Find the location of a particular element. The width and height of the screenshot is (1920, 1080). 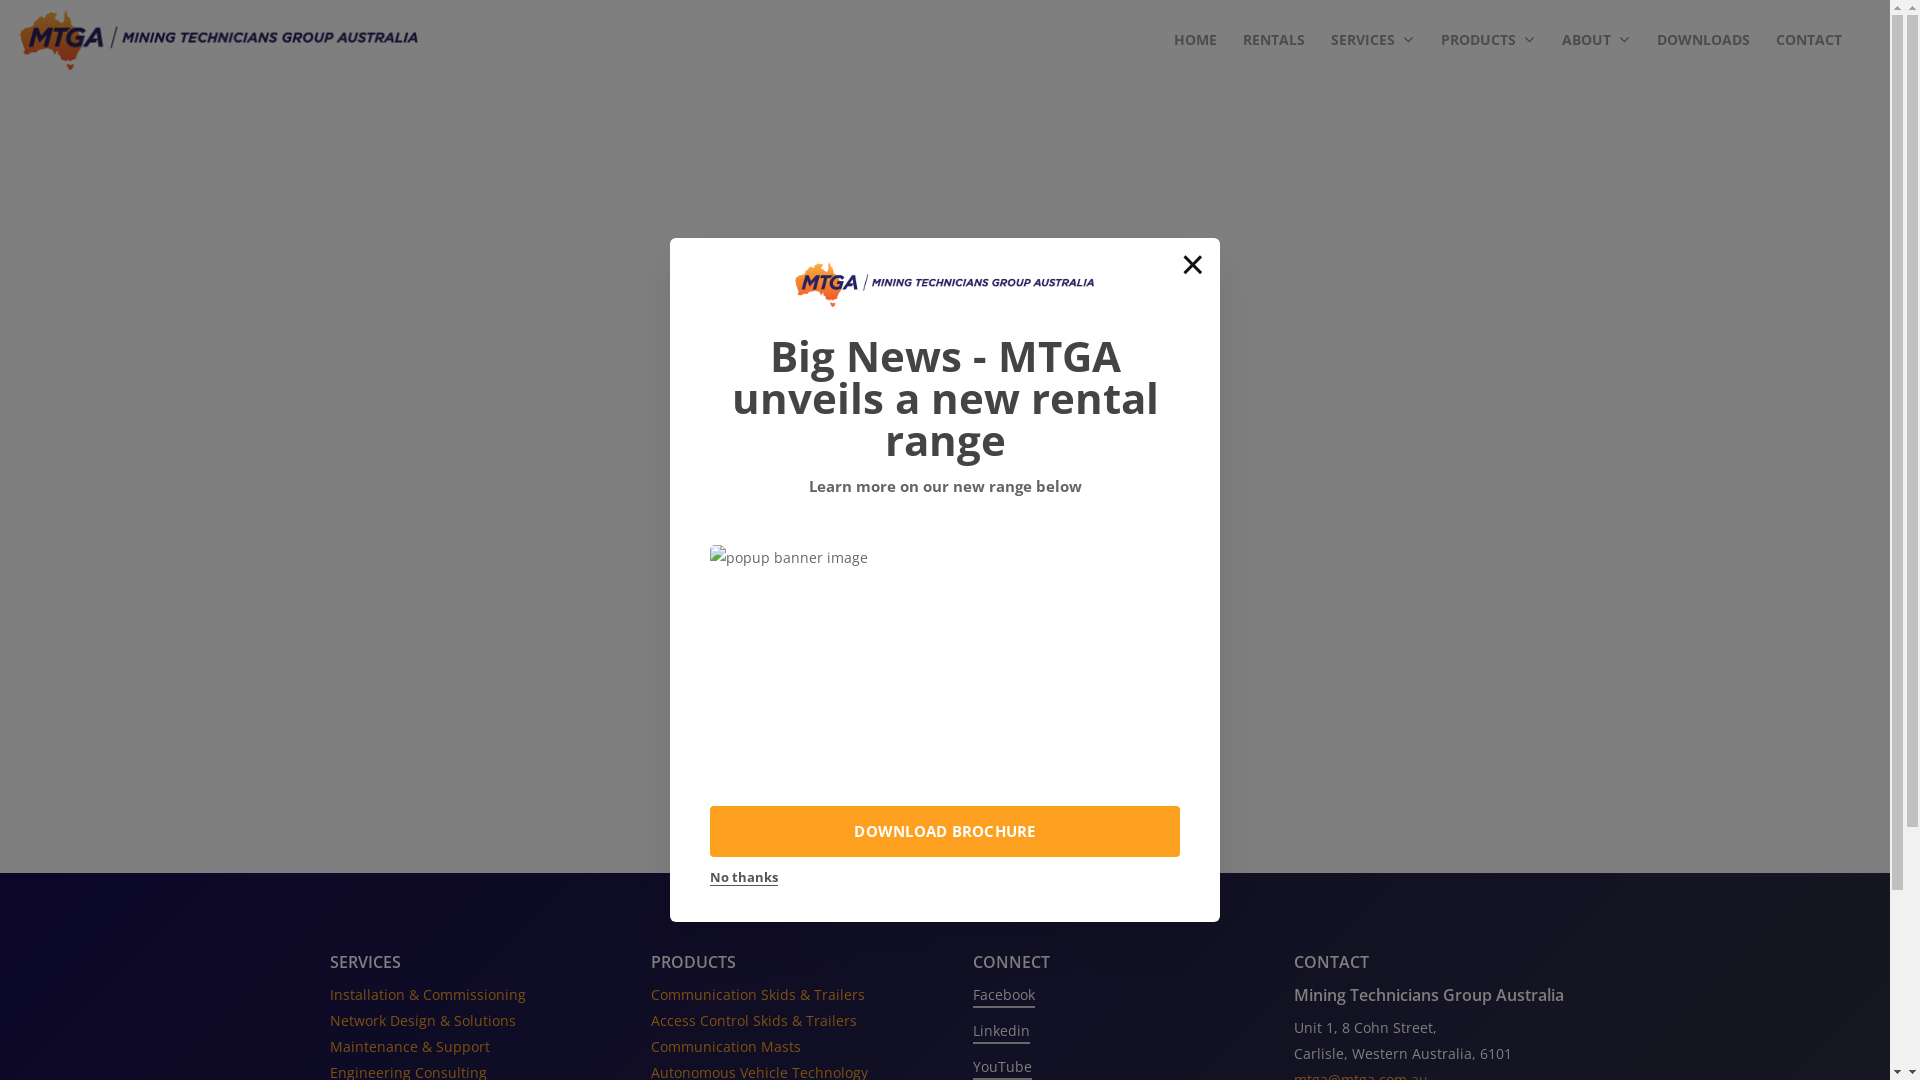

'Installation & Commissioning' is located at coordinates (426, 994).